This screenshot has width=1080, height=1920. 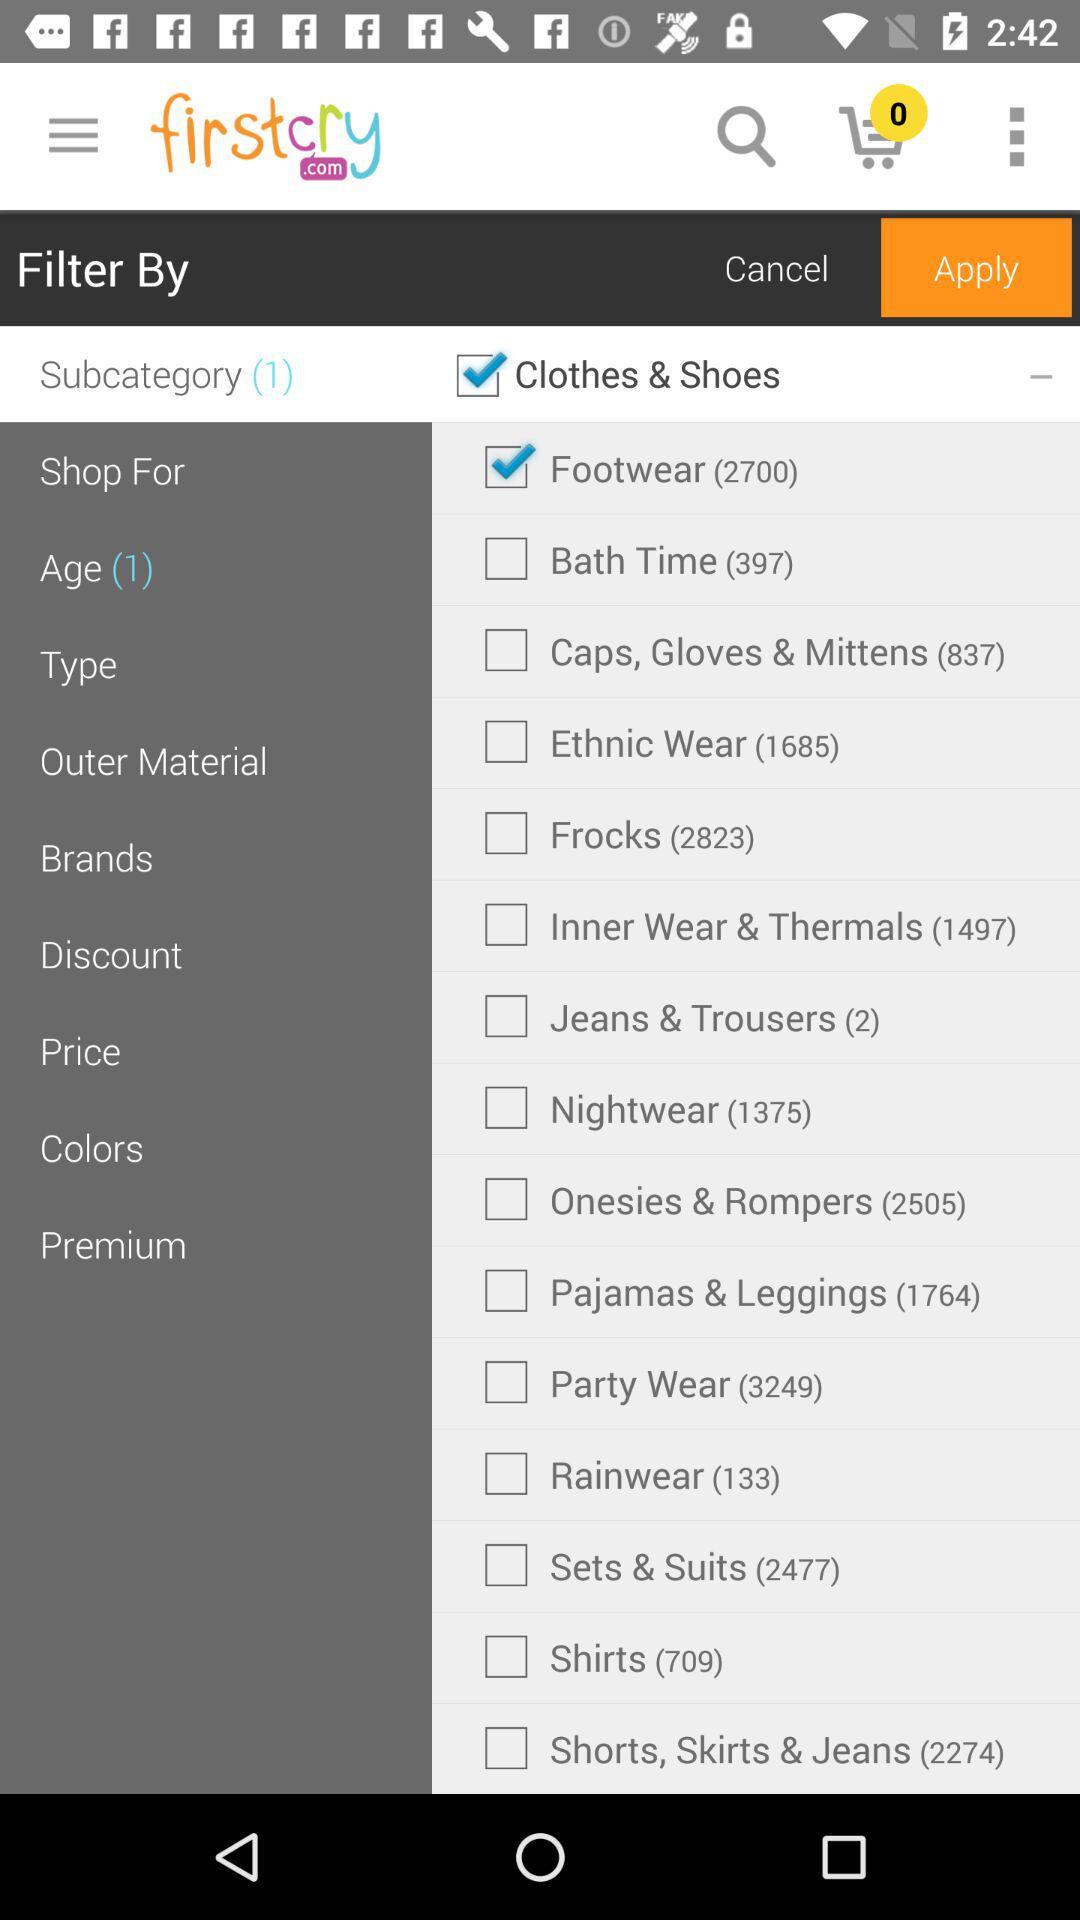 I want to click on item next to discount icon, so click(x=681, y=1016).